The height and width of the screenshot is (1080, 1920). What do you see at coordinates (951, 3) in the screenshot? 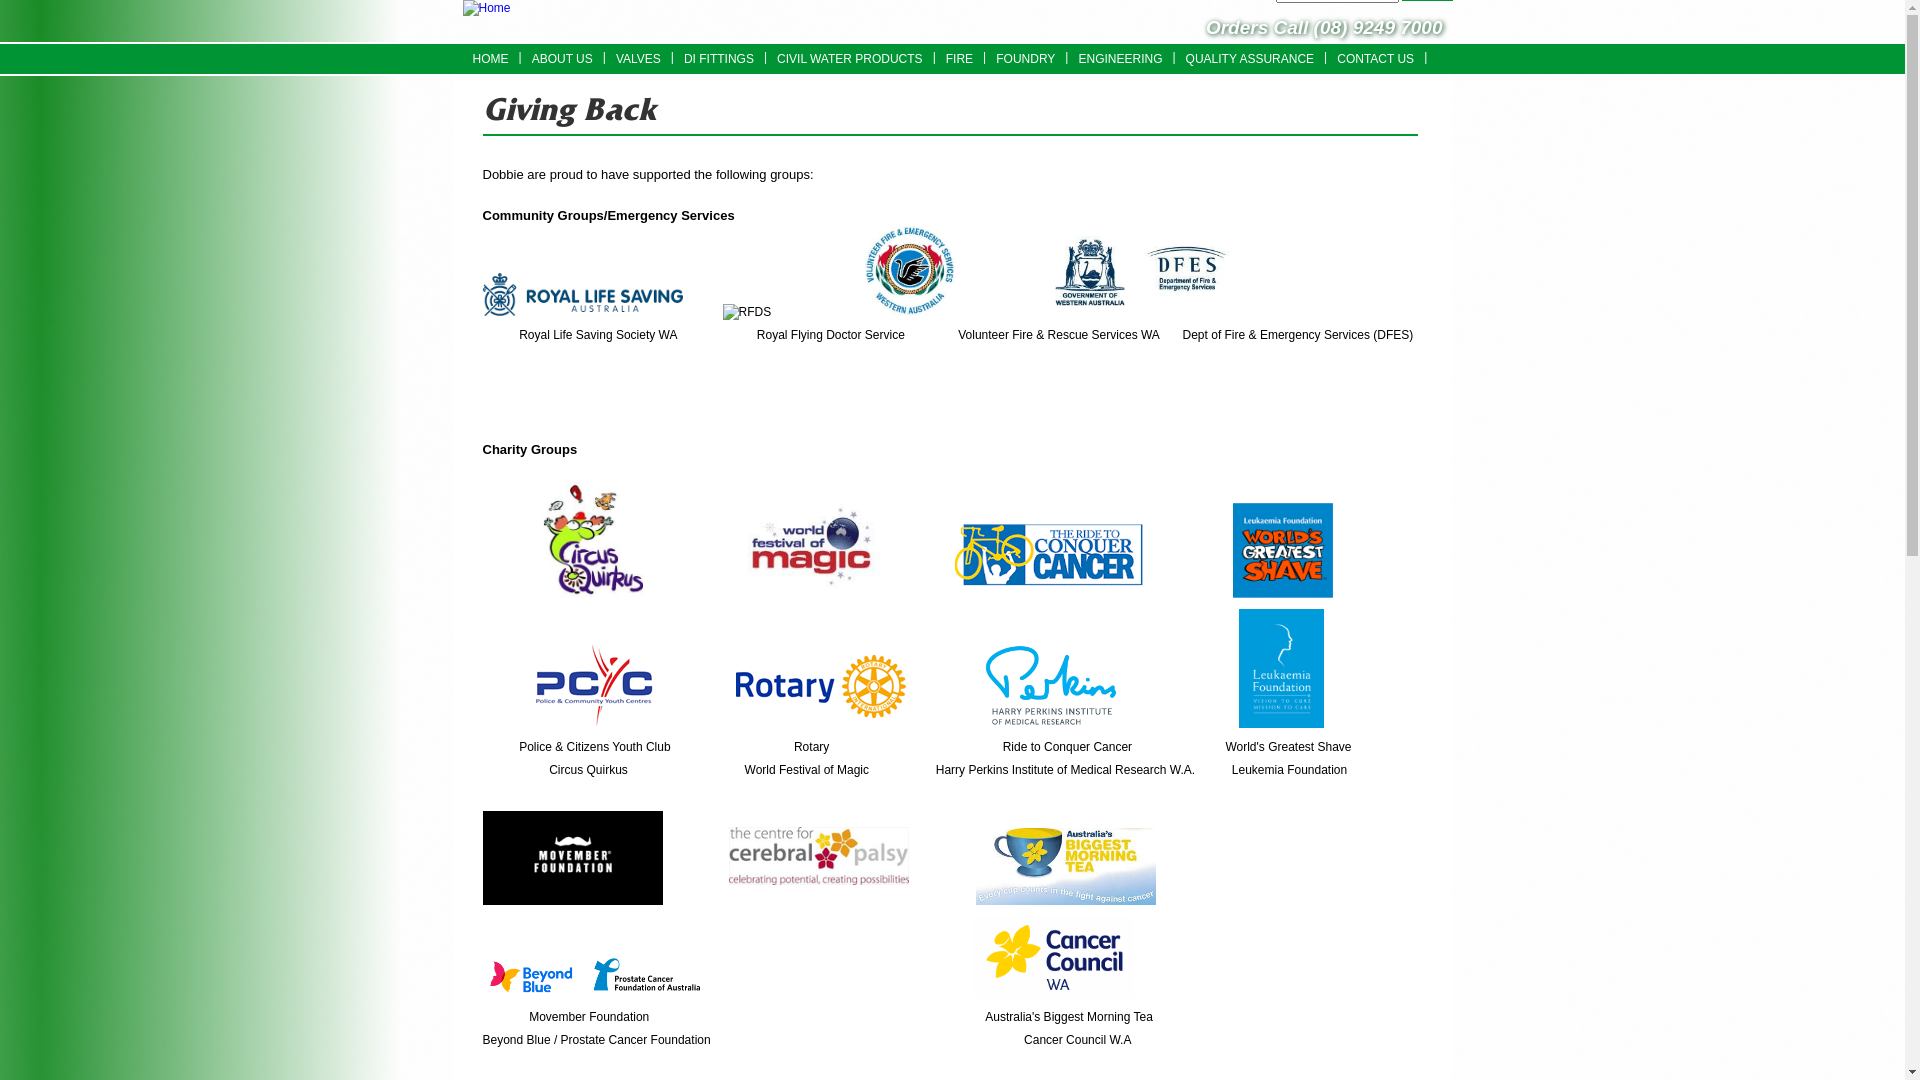
I see `'Jump to navigation'` at bounding box center [951, 3].